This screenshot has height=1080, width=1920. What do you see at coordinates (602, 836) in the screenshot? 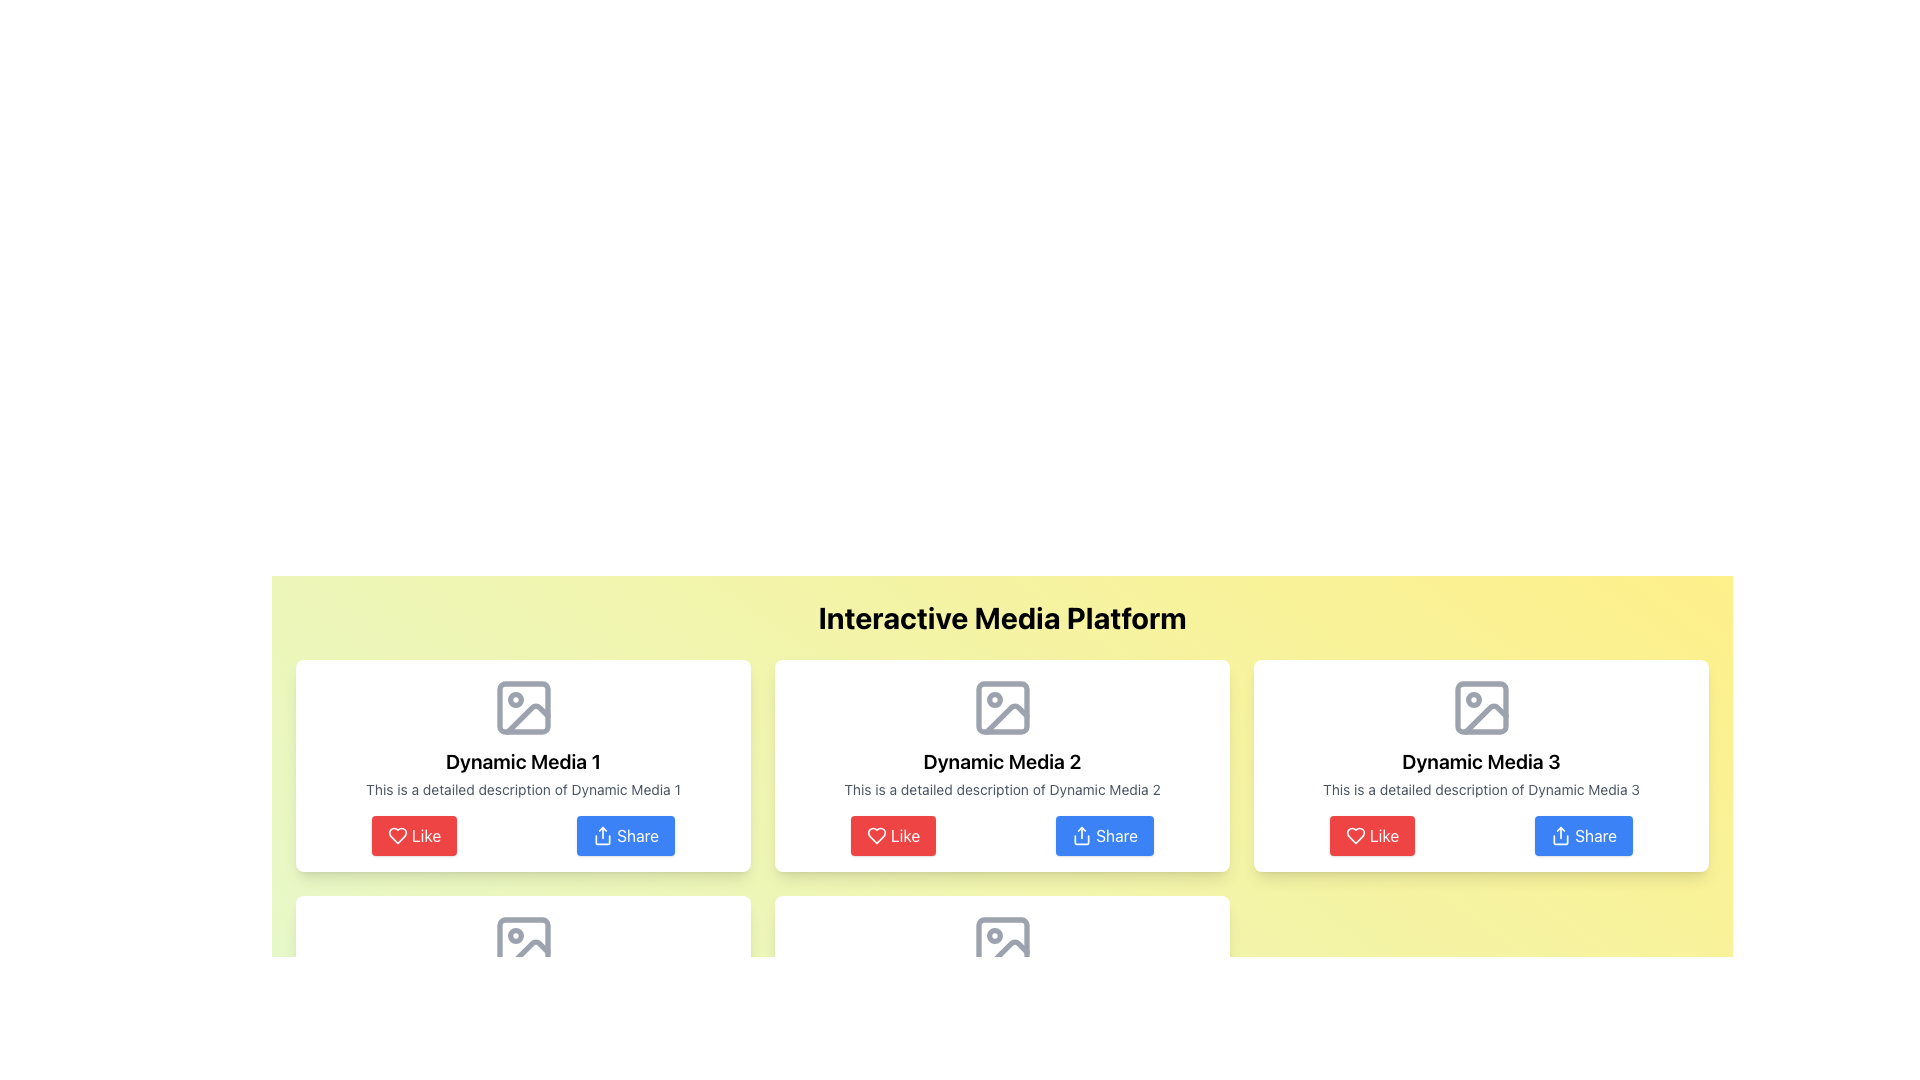
I see `the 'Share' icon, which features an upward arrow from a square base` at bounding box center [602, 836].